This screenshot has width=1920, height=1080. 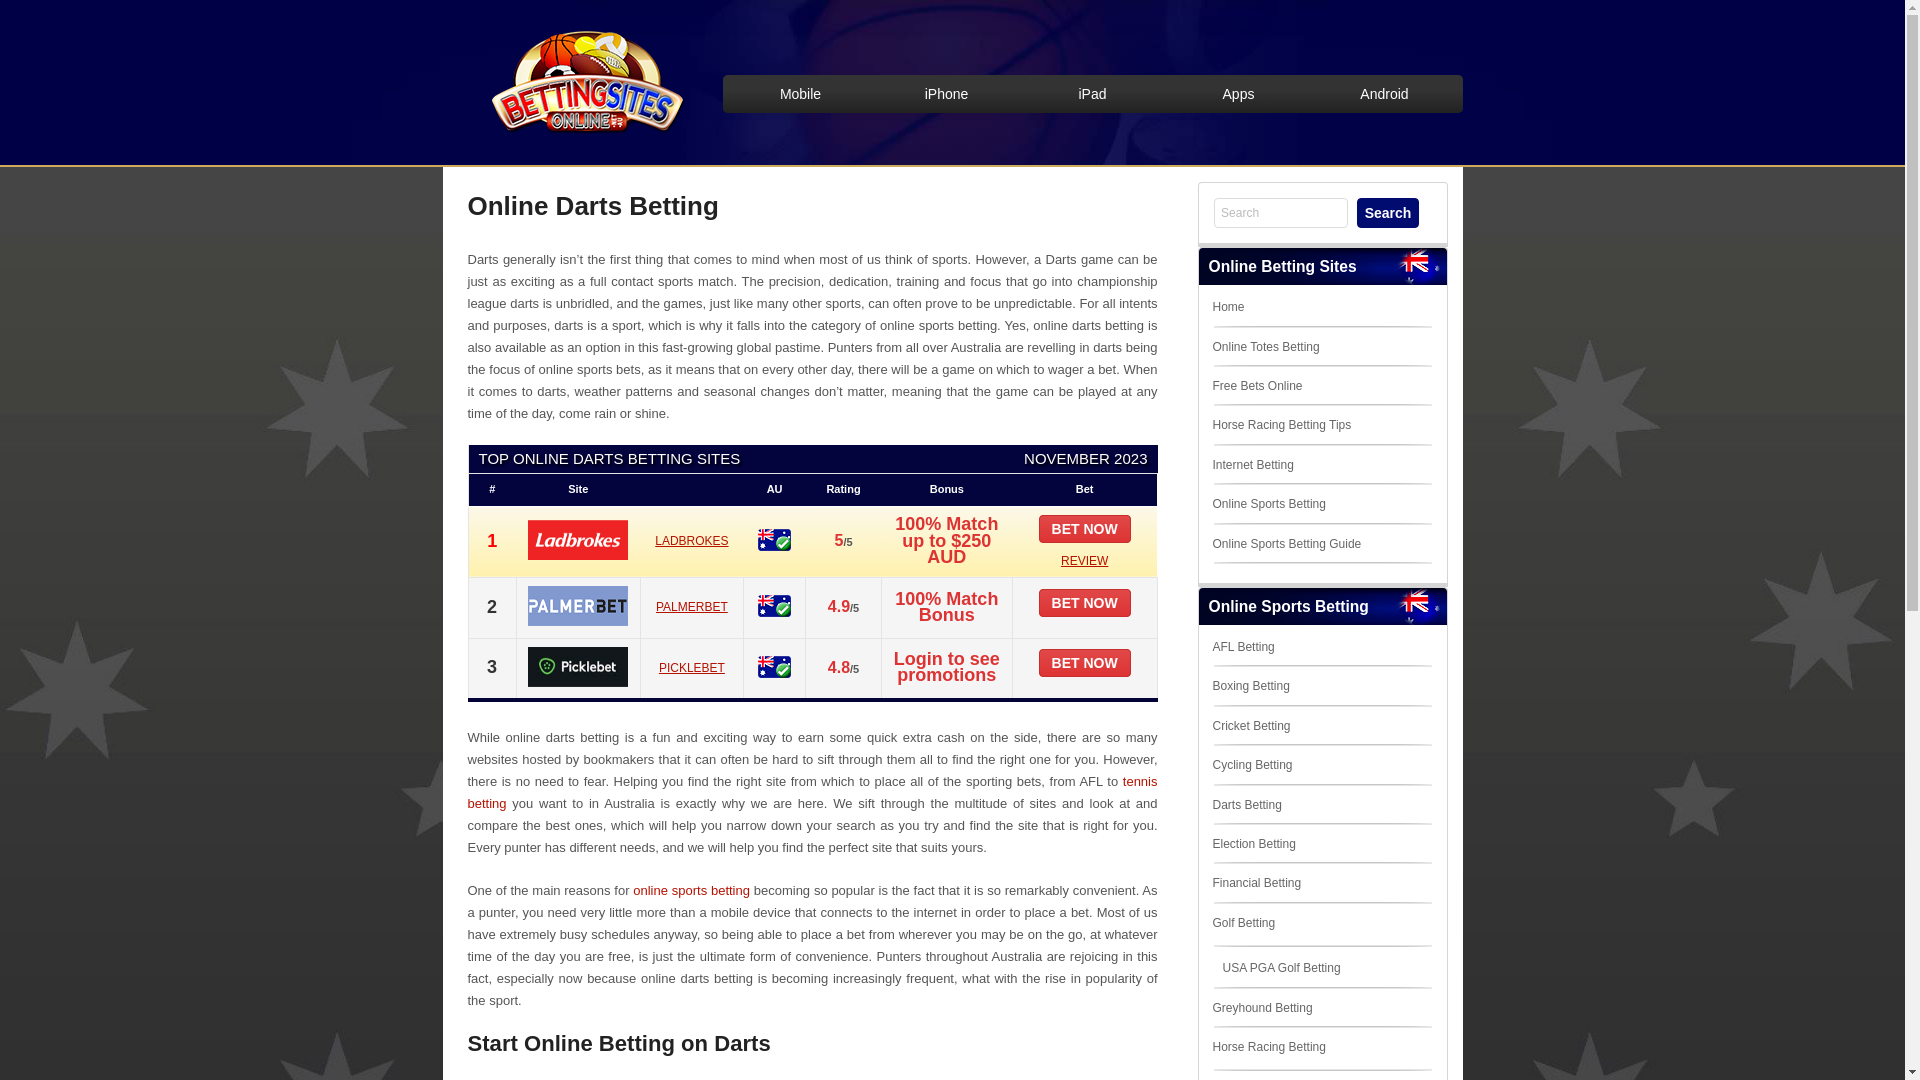 What do you see at coordinates (1281, 967) in the screenshot?
I see `'USA PGA Golf Betting'` at bounding box center [1281, 967].